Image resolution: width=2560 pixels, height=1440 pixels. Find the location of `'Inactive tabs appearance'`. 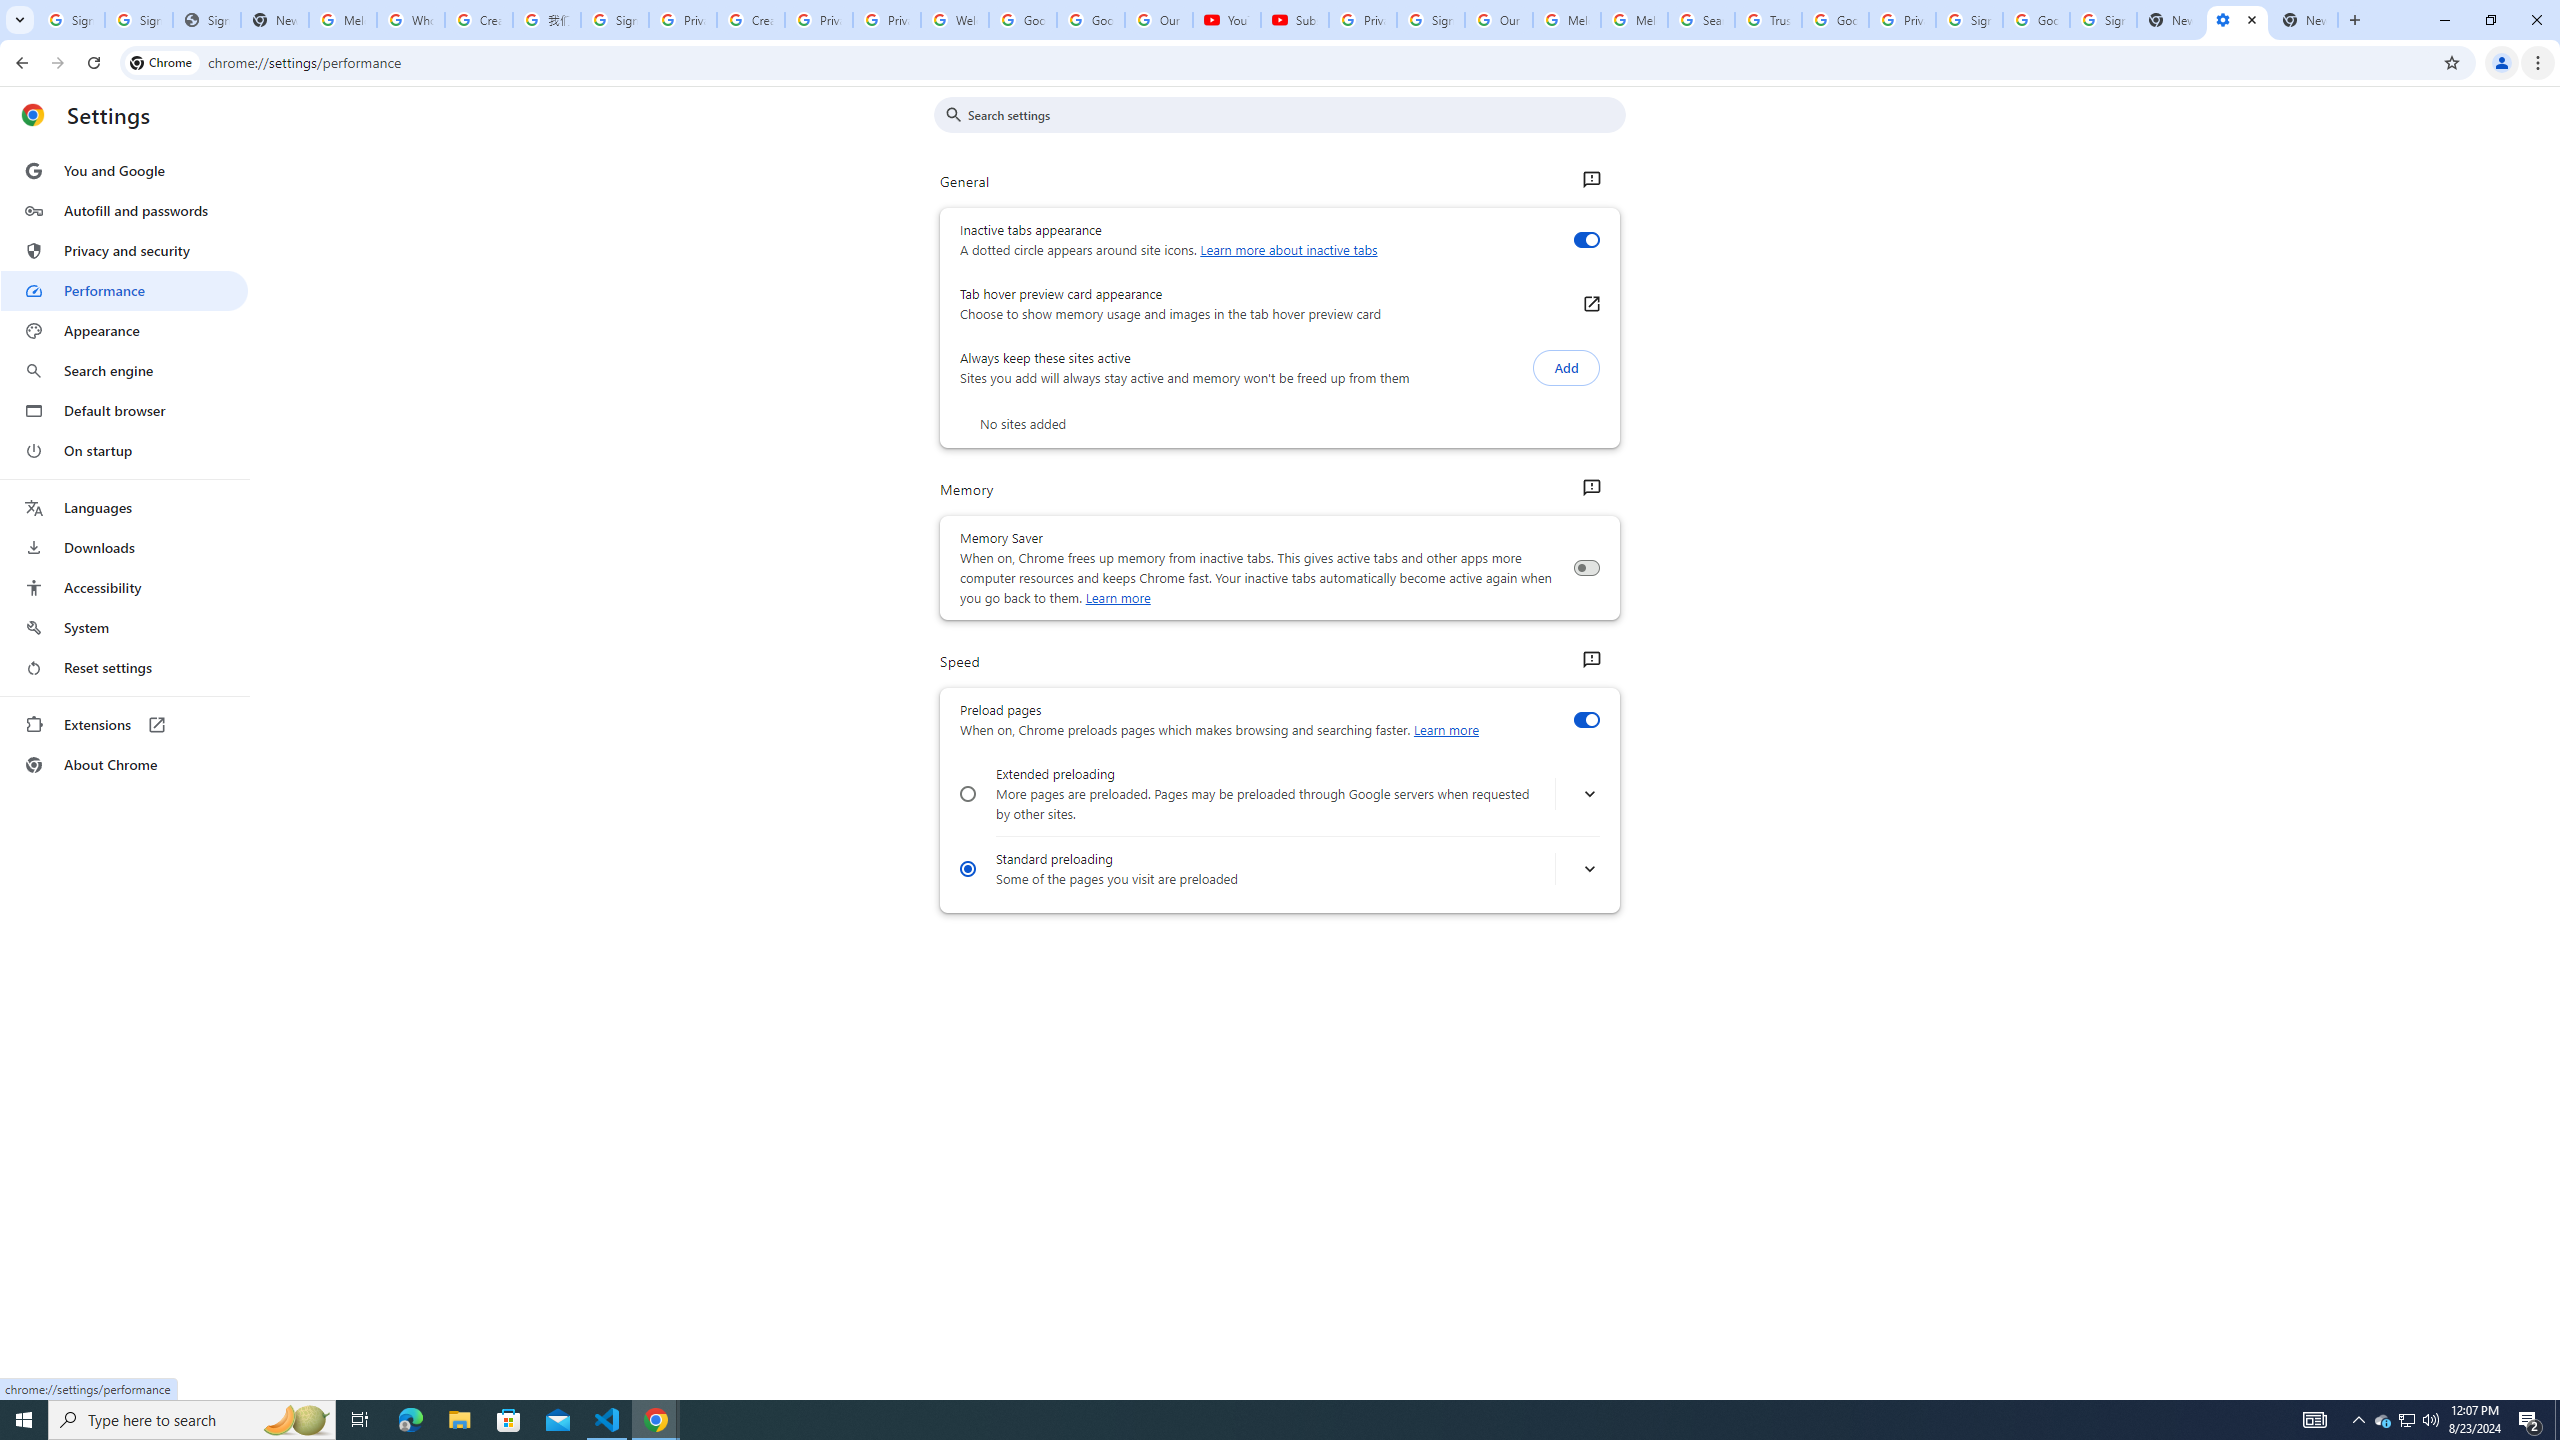

'Inactive tabs appearance' is located at coordinates (1585, 240).